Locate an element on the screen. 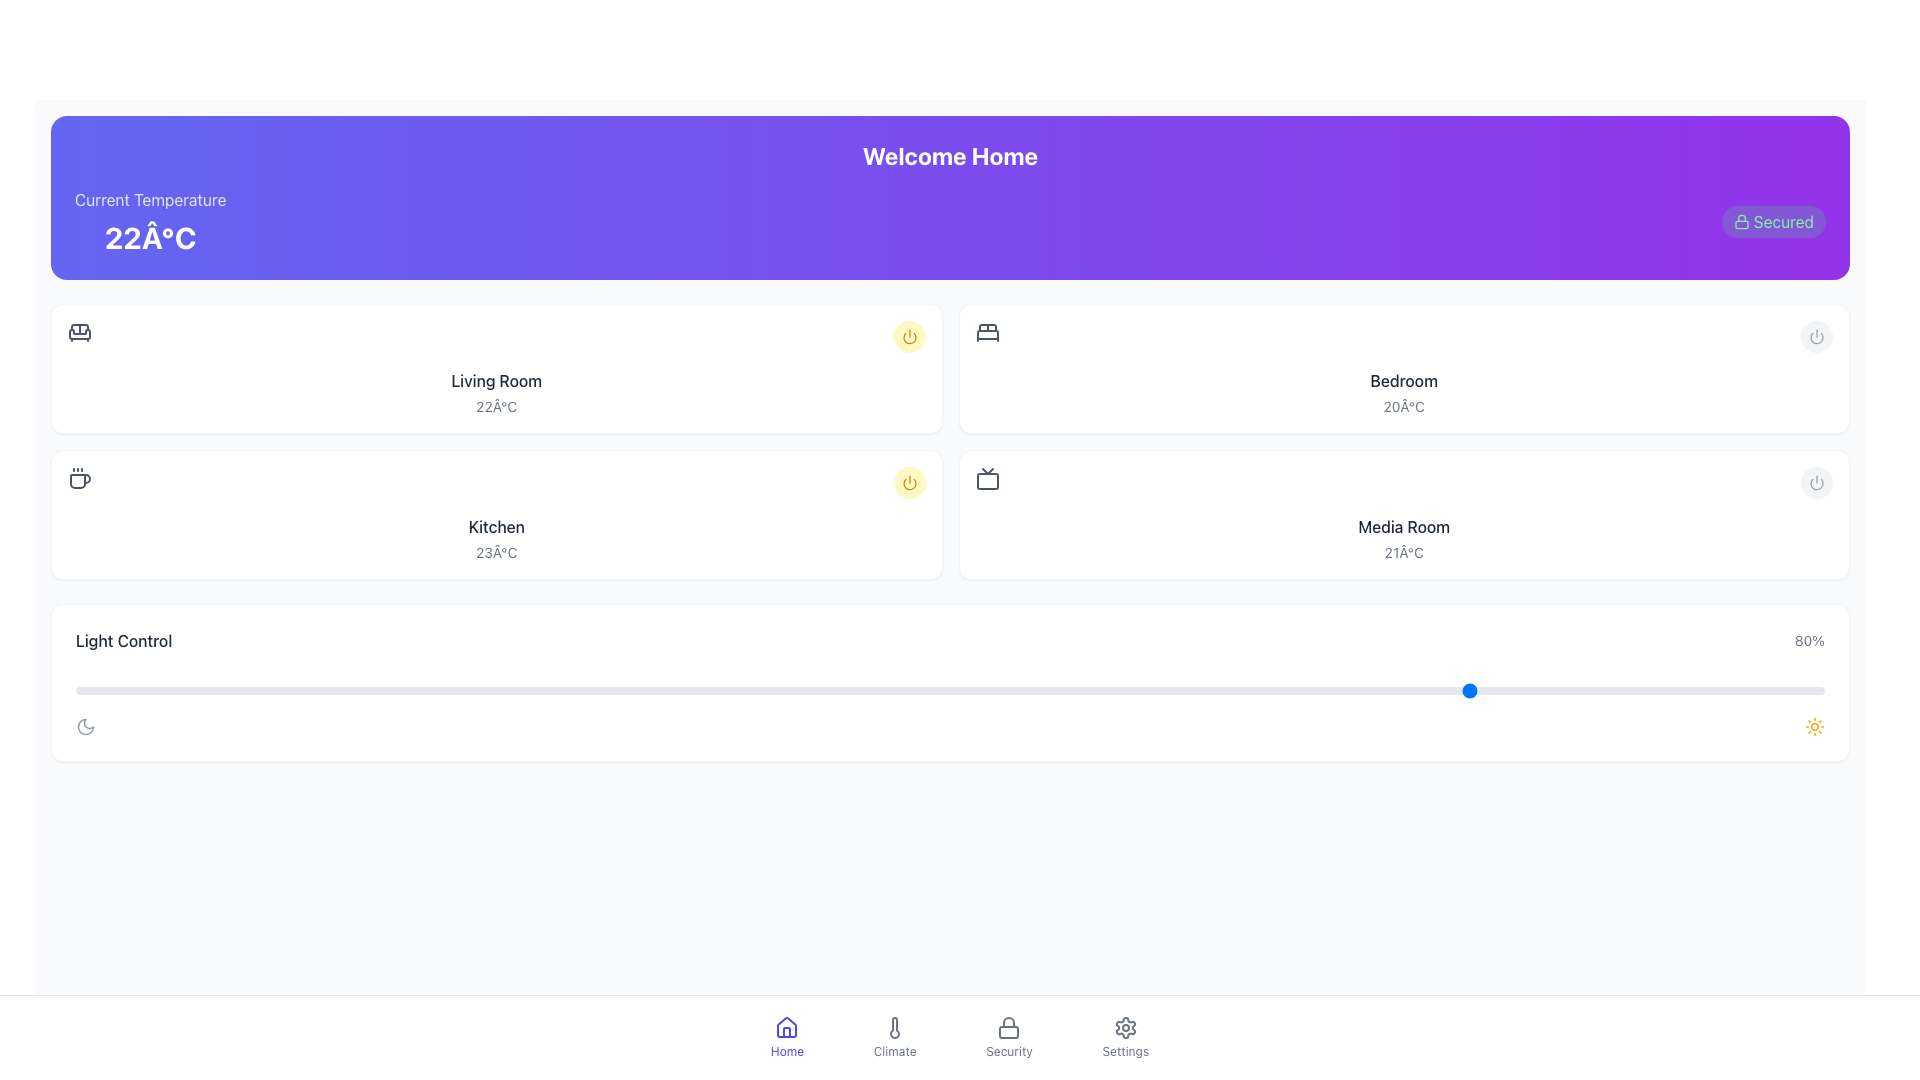  the small gray moon-shaped icon located on the left end of the horizontal section in the UI is located at coordinates (85, 726).